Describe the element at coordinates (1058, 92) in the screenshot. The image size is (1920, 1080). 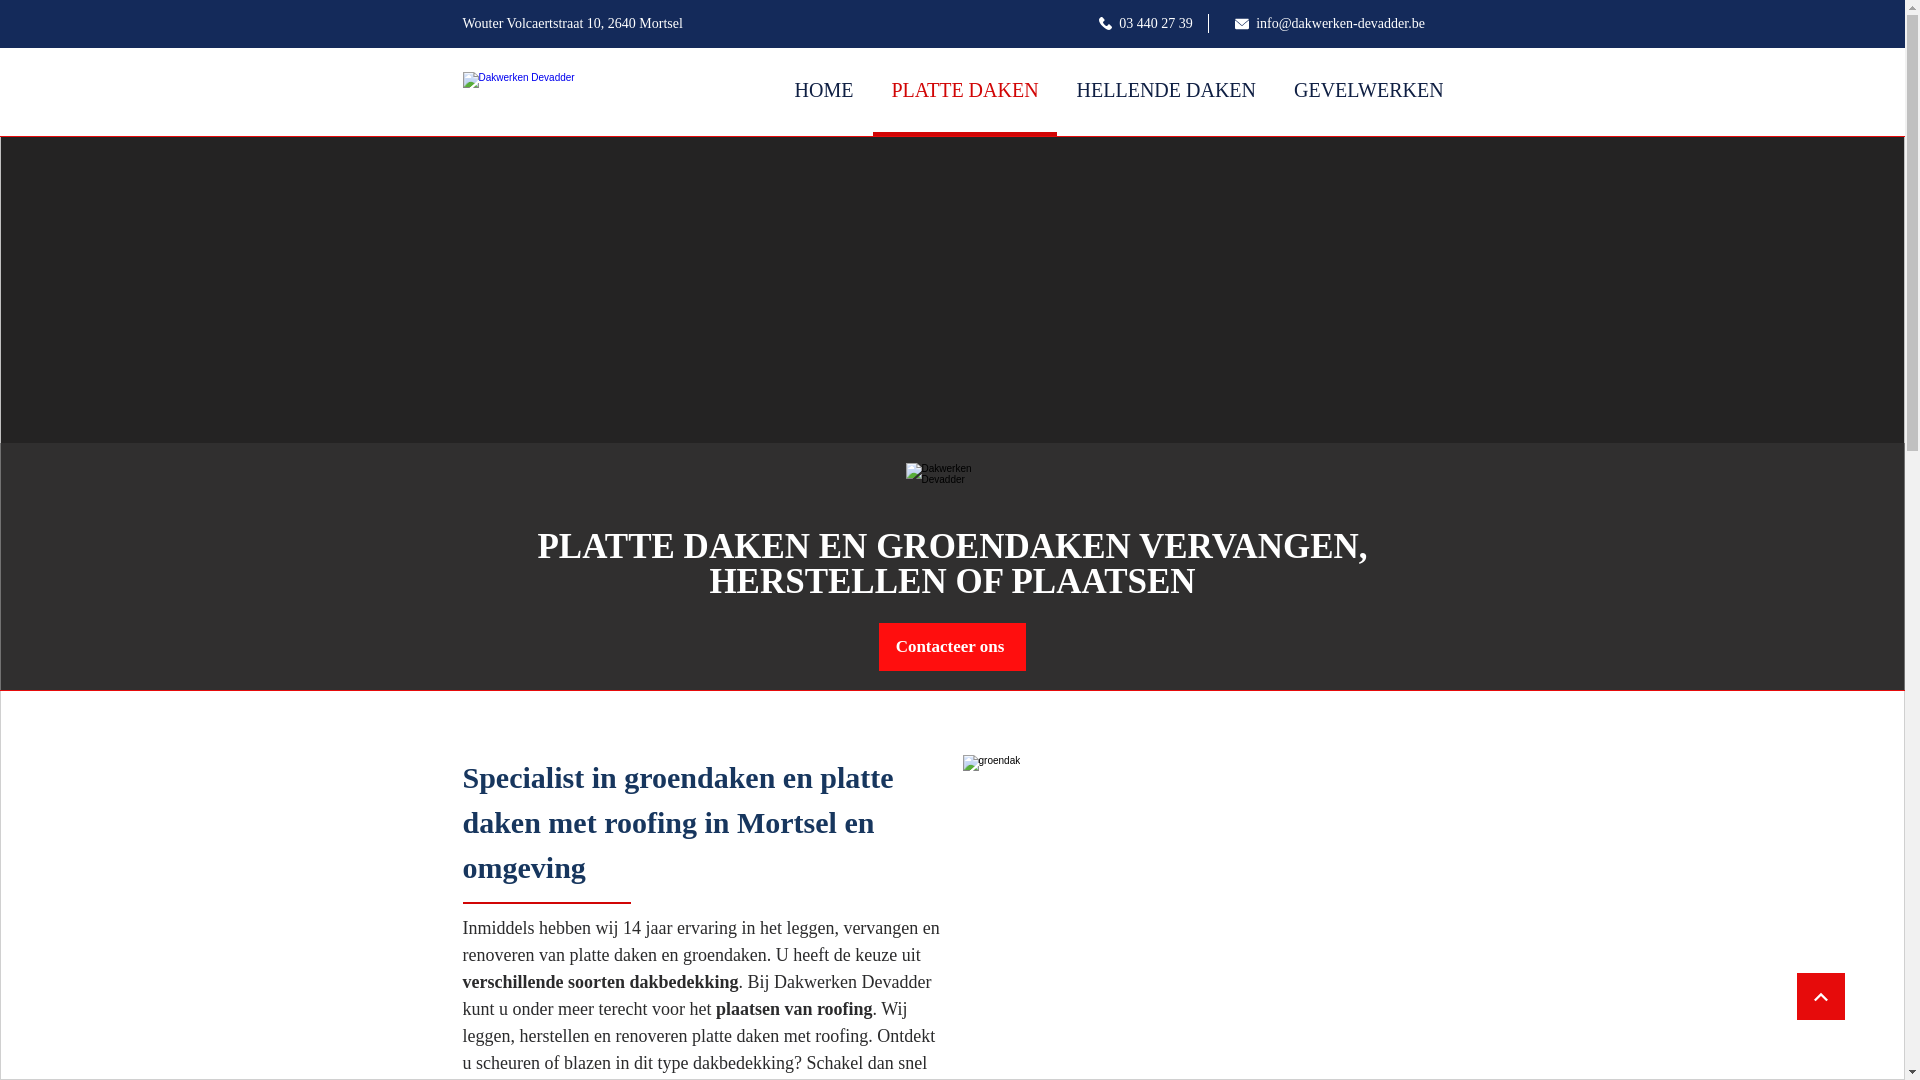
I see `'HELLENDE DAKEN'` at that location.